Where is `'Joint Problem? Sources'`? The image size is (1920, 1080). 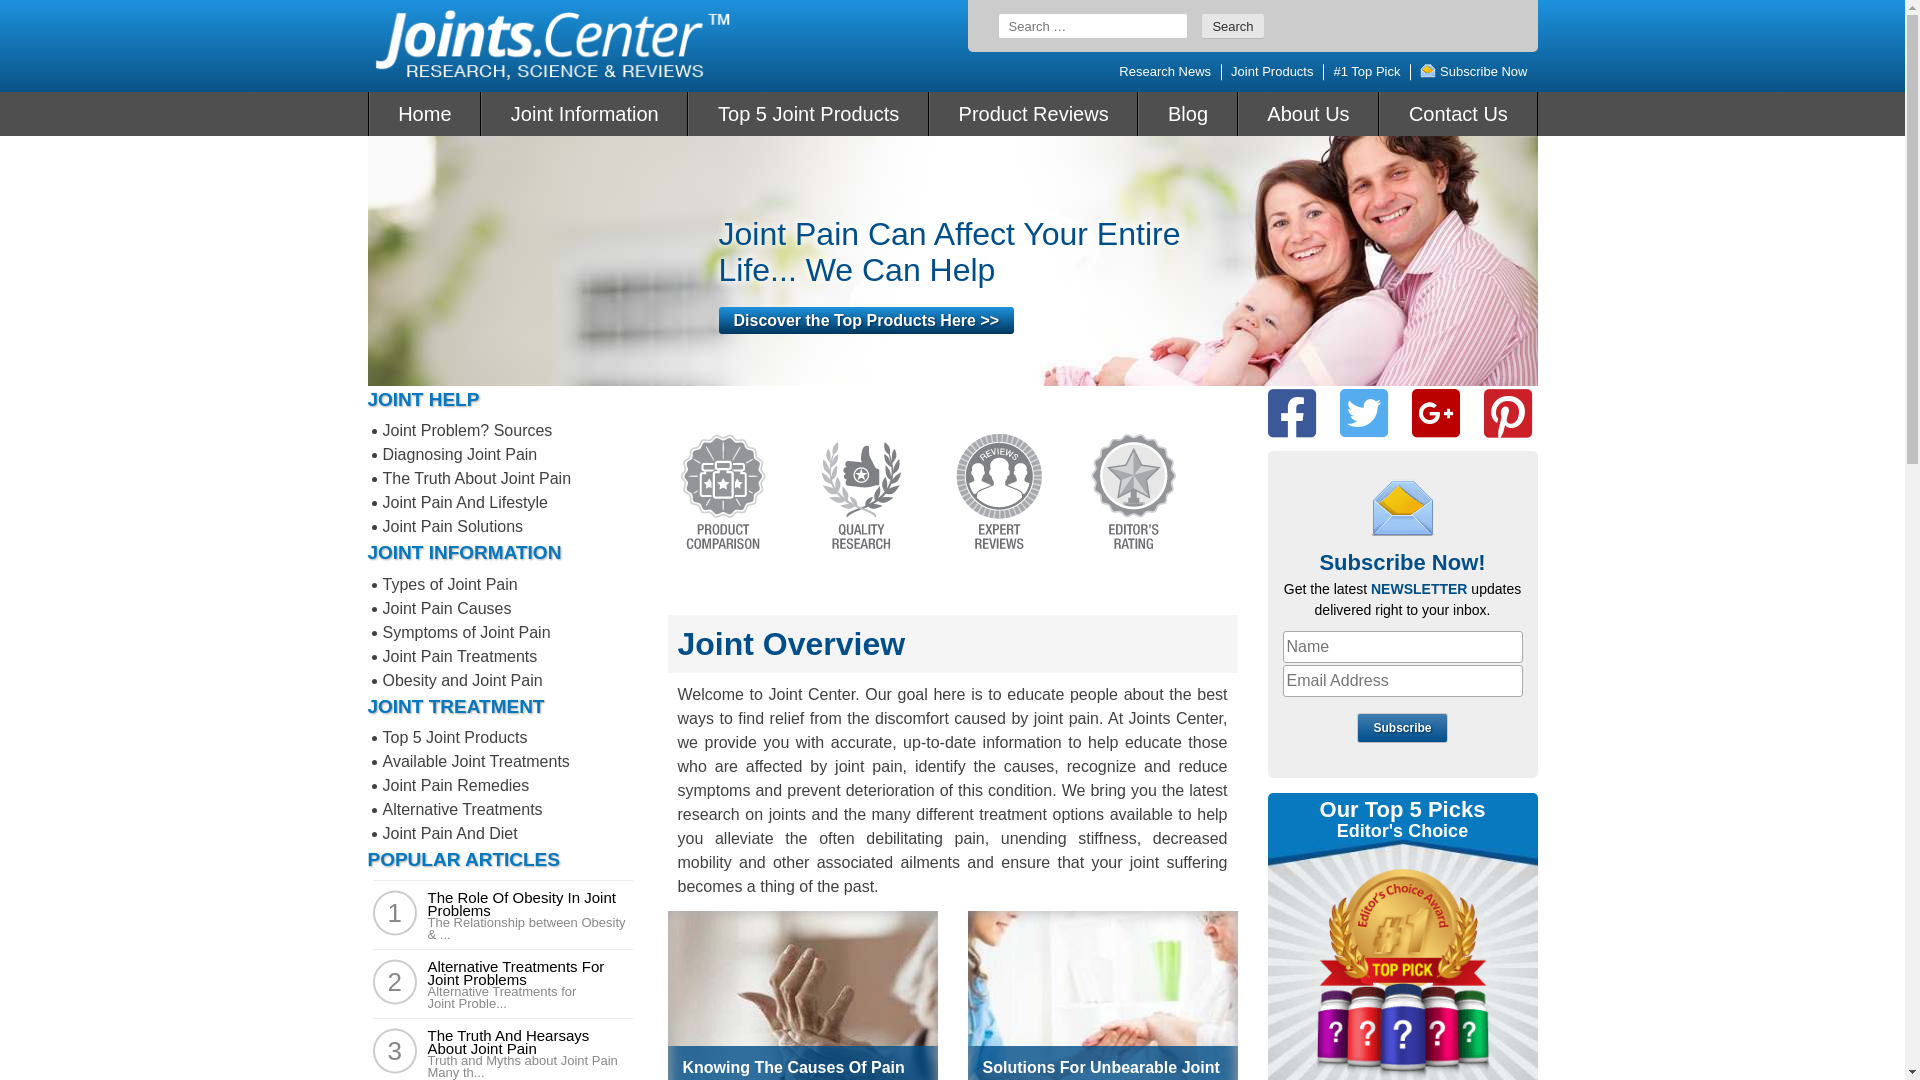 'Joint Problem? Sources' is located at coordinates (465, 429).